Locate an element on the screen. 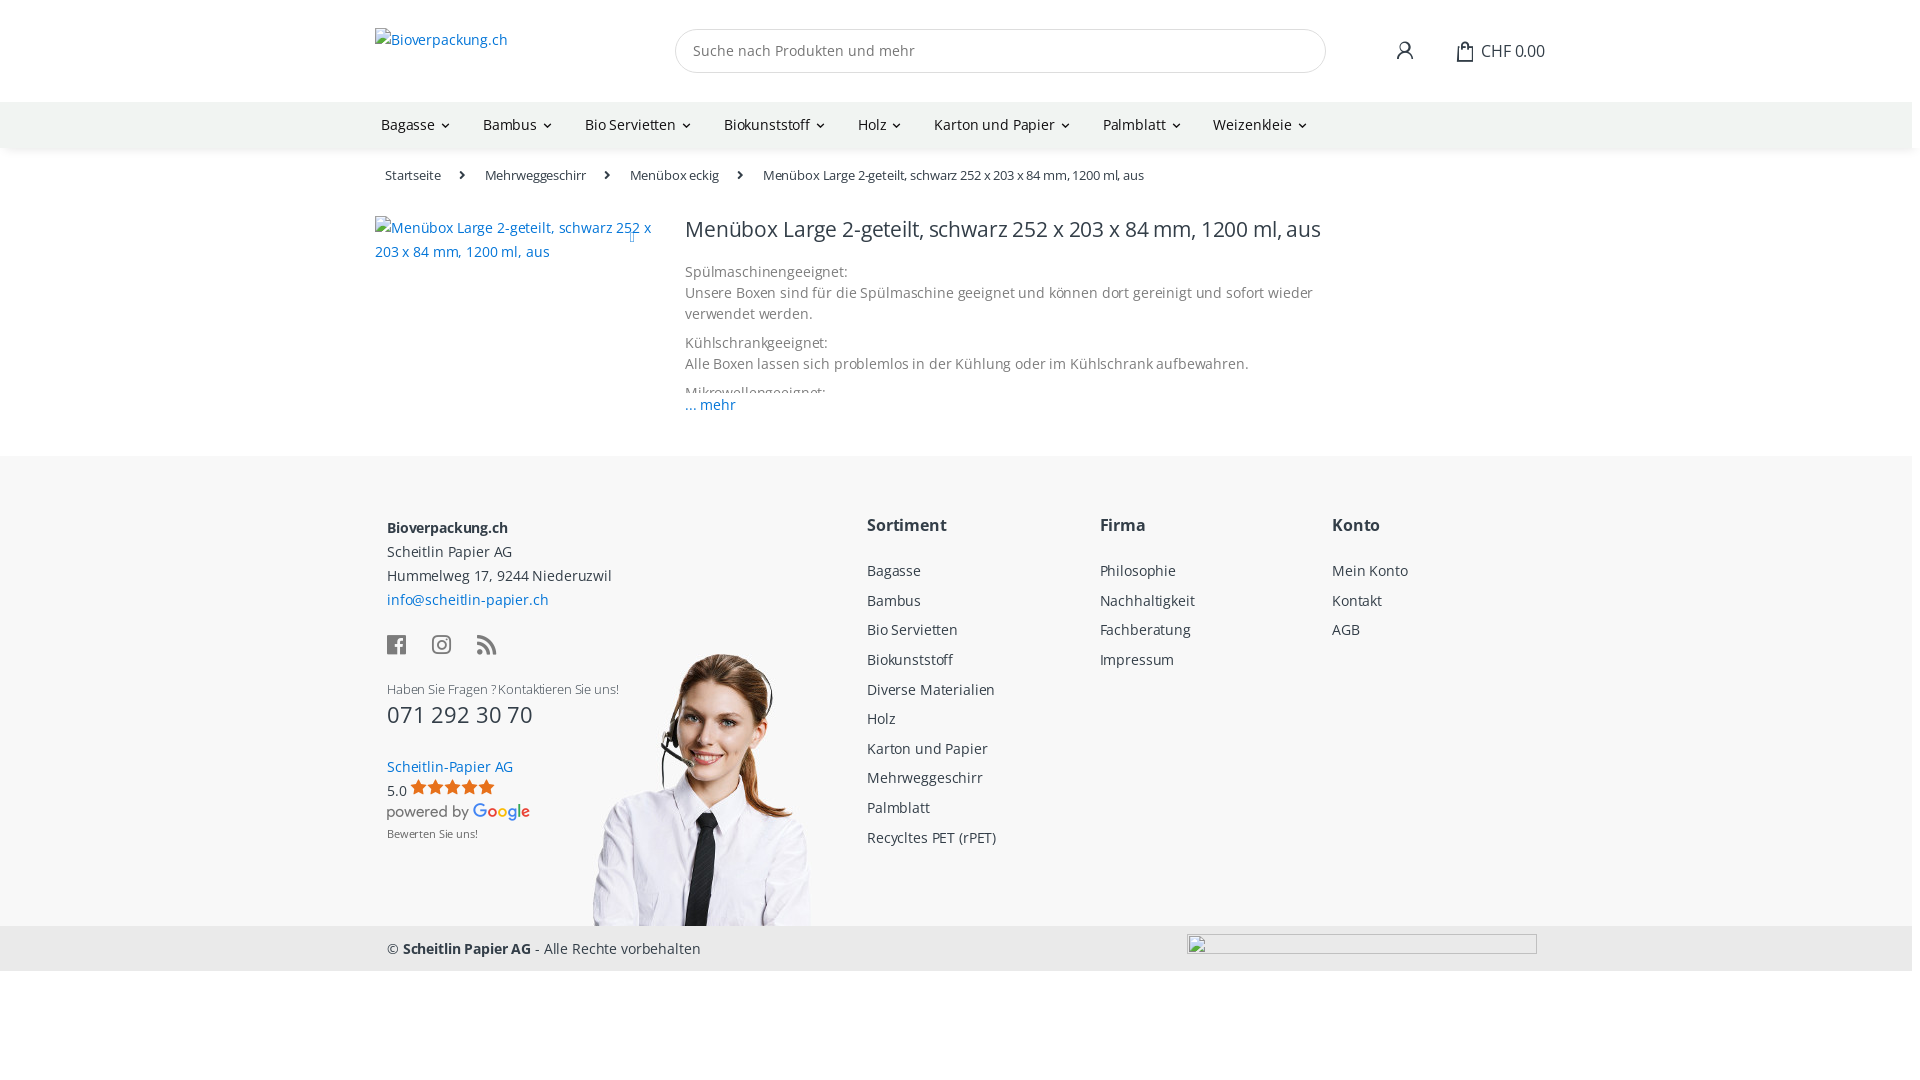  'Impressum' is located at coordinates (1137, 659).